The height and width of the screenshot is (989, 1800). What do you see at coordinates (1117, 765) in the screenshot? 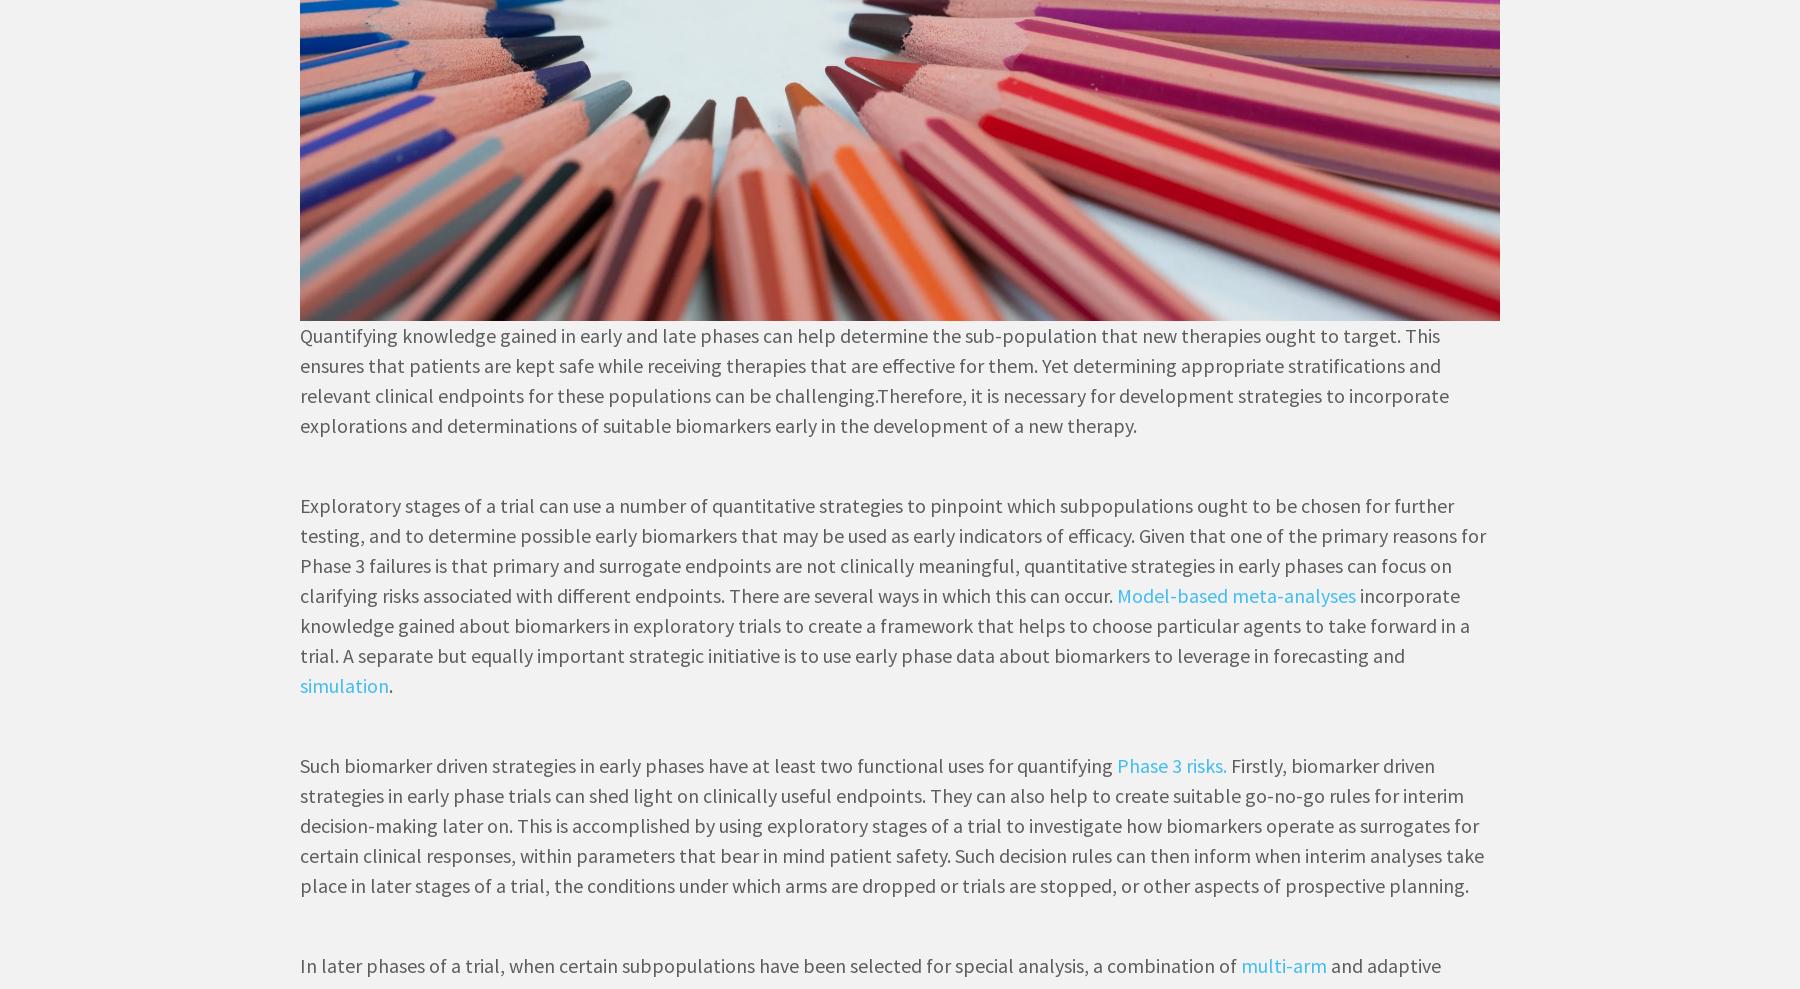
I see `'Phase 3 risks.'` at bounding box center [1117, 765].